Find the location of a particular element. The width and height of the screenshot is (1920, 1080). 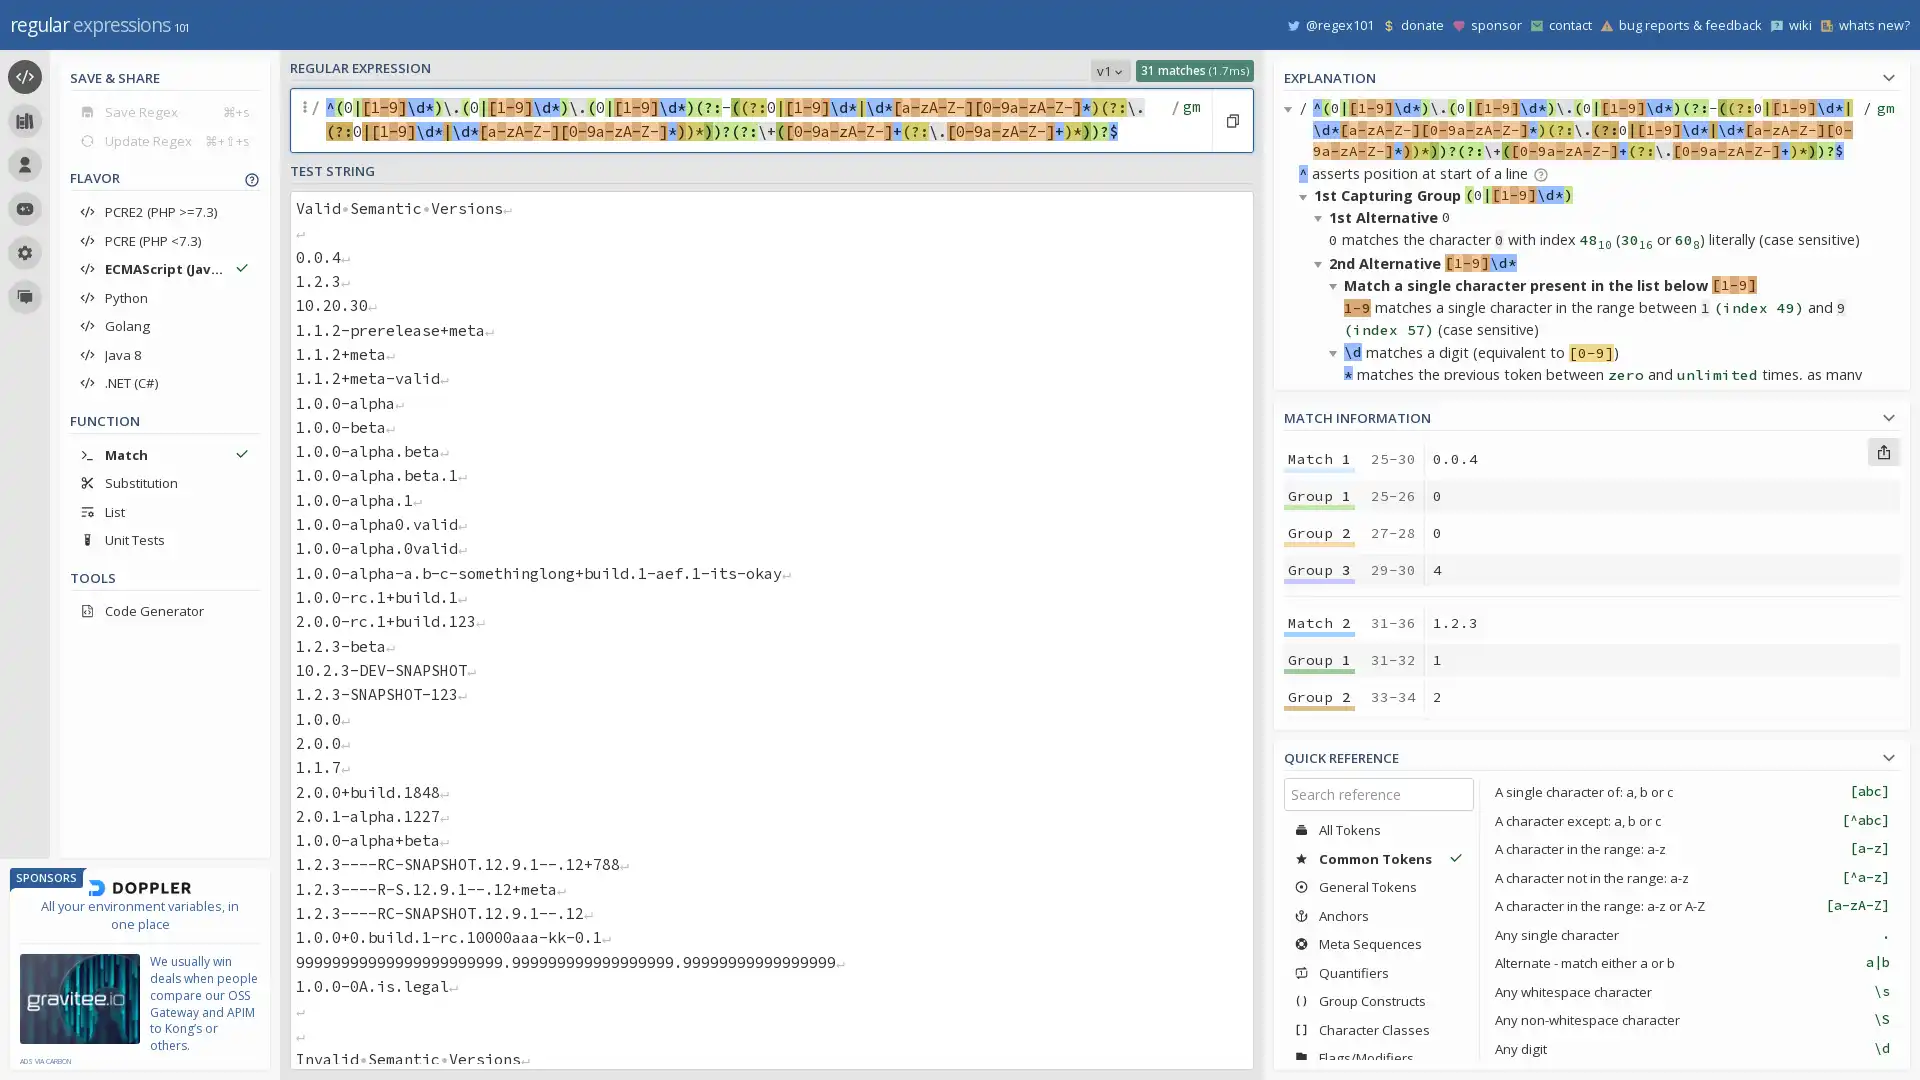

Substitution is located at coordinates (164, 482).